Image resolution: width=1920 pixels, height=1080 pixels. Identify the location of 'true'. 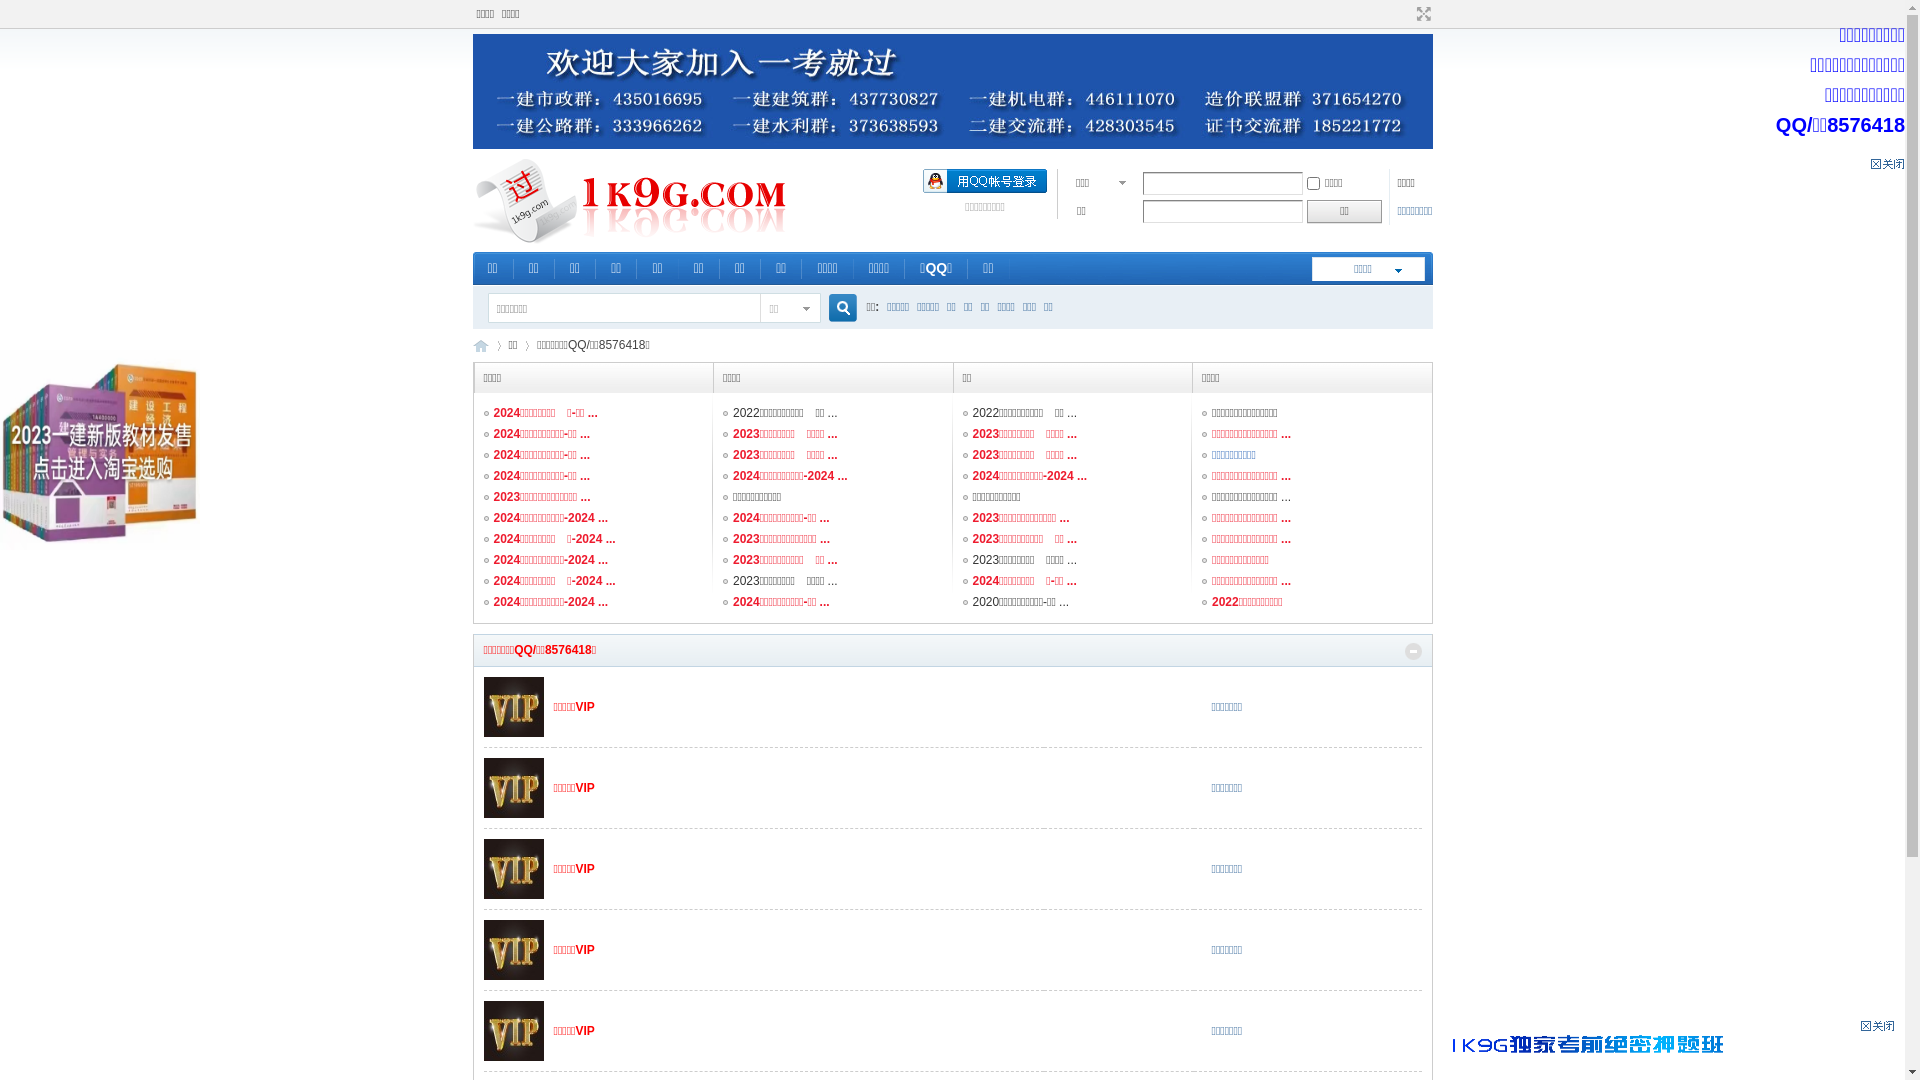
(820, 308).